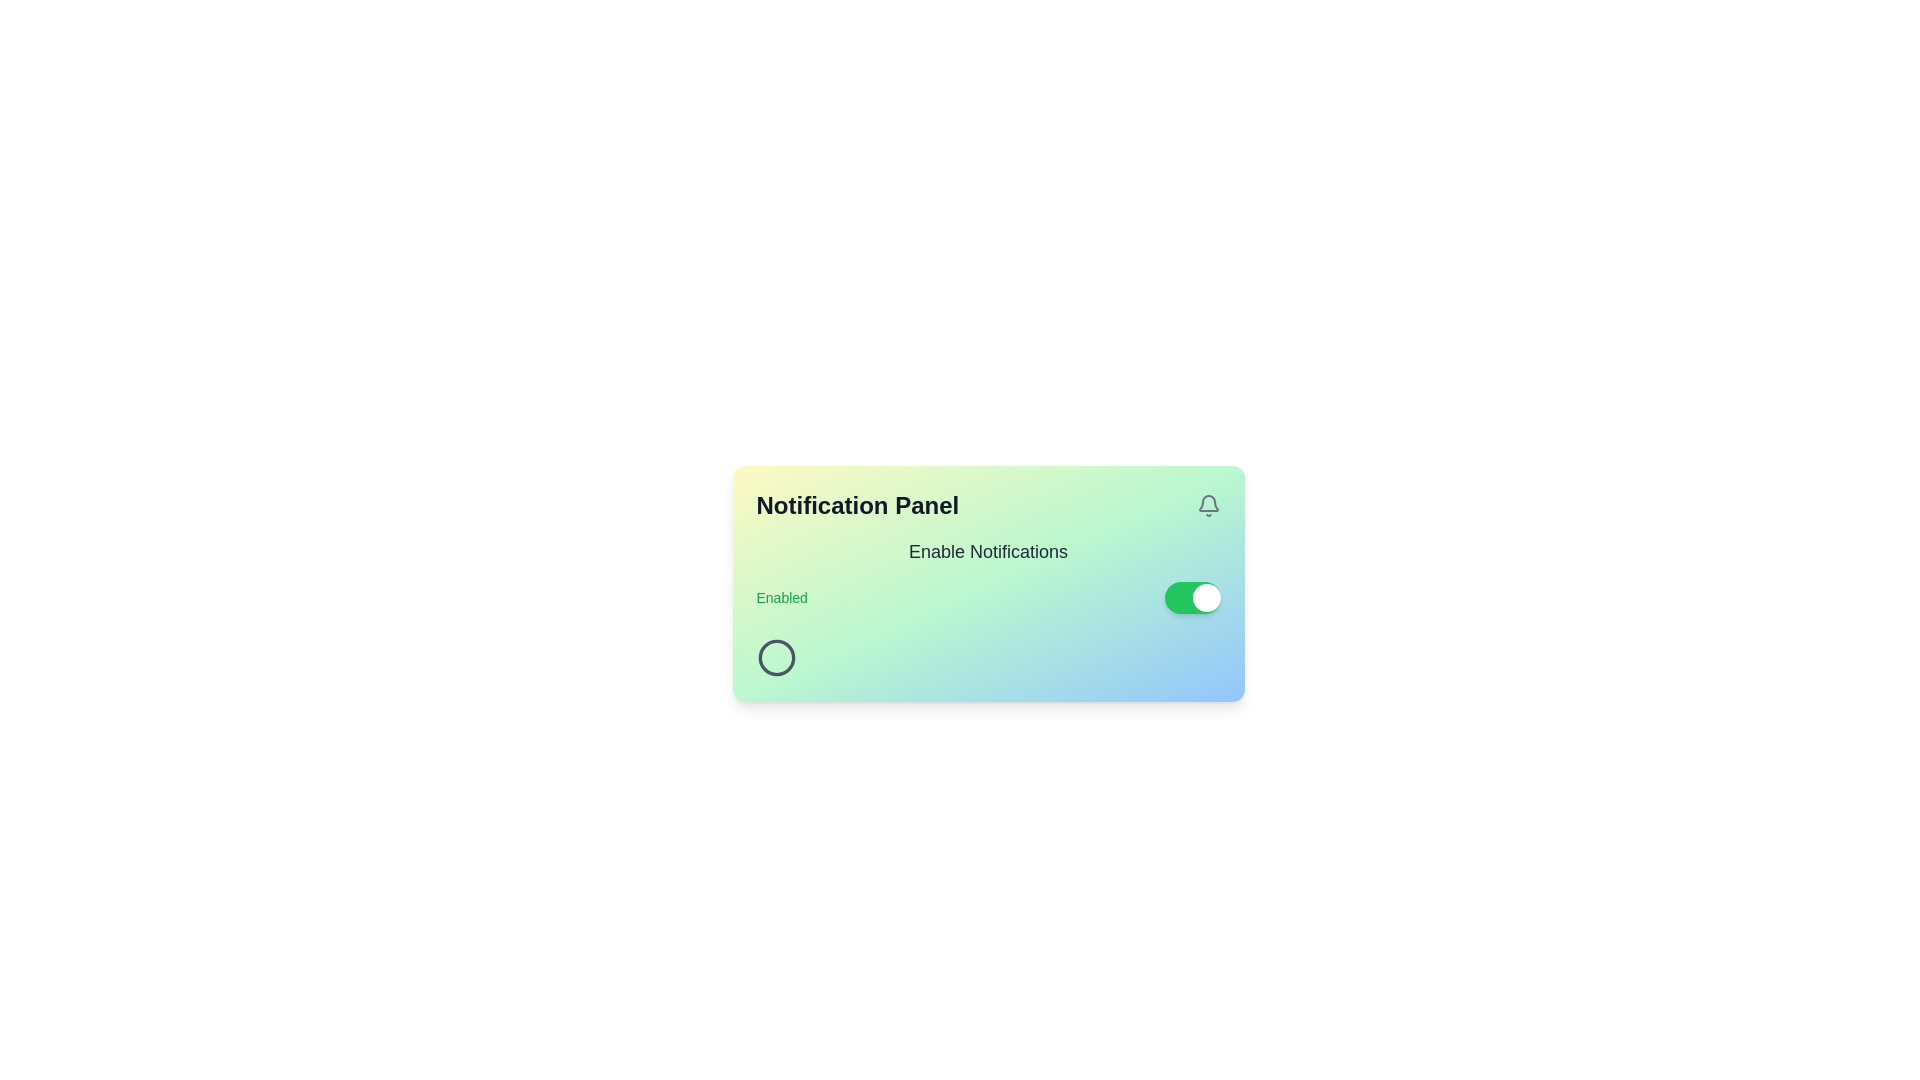 This screenshot has width=1920, height=1080. I want to click on information from the 'Notification Panel' which has a gradient background and contains a toggle switch and status indicator, so click(988, 583).